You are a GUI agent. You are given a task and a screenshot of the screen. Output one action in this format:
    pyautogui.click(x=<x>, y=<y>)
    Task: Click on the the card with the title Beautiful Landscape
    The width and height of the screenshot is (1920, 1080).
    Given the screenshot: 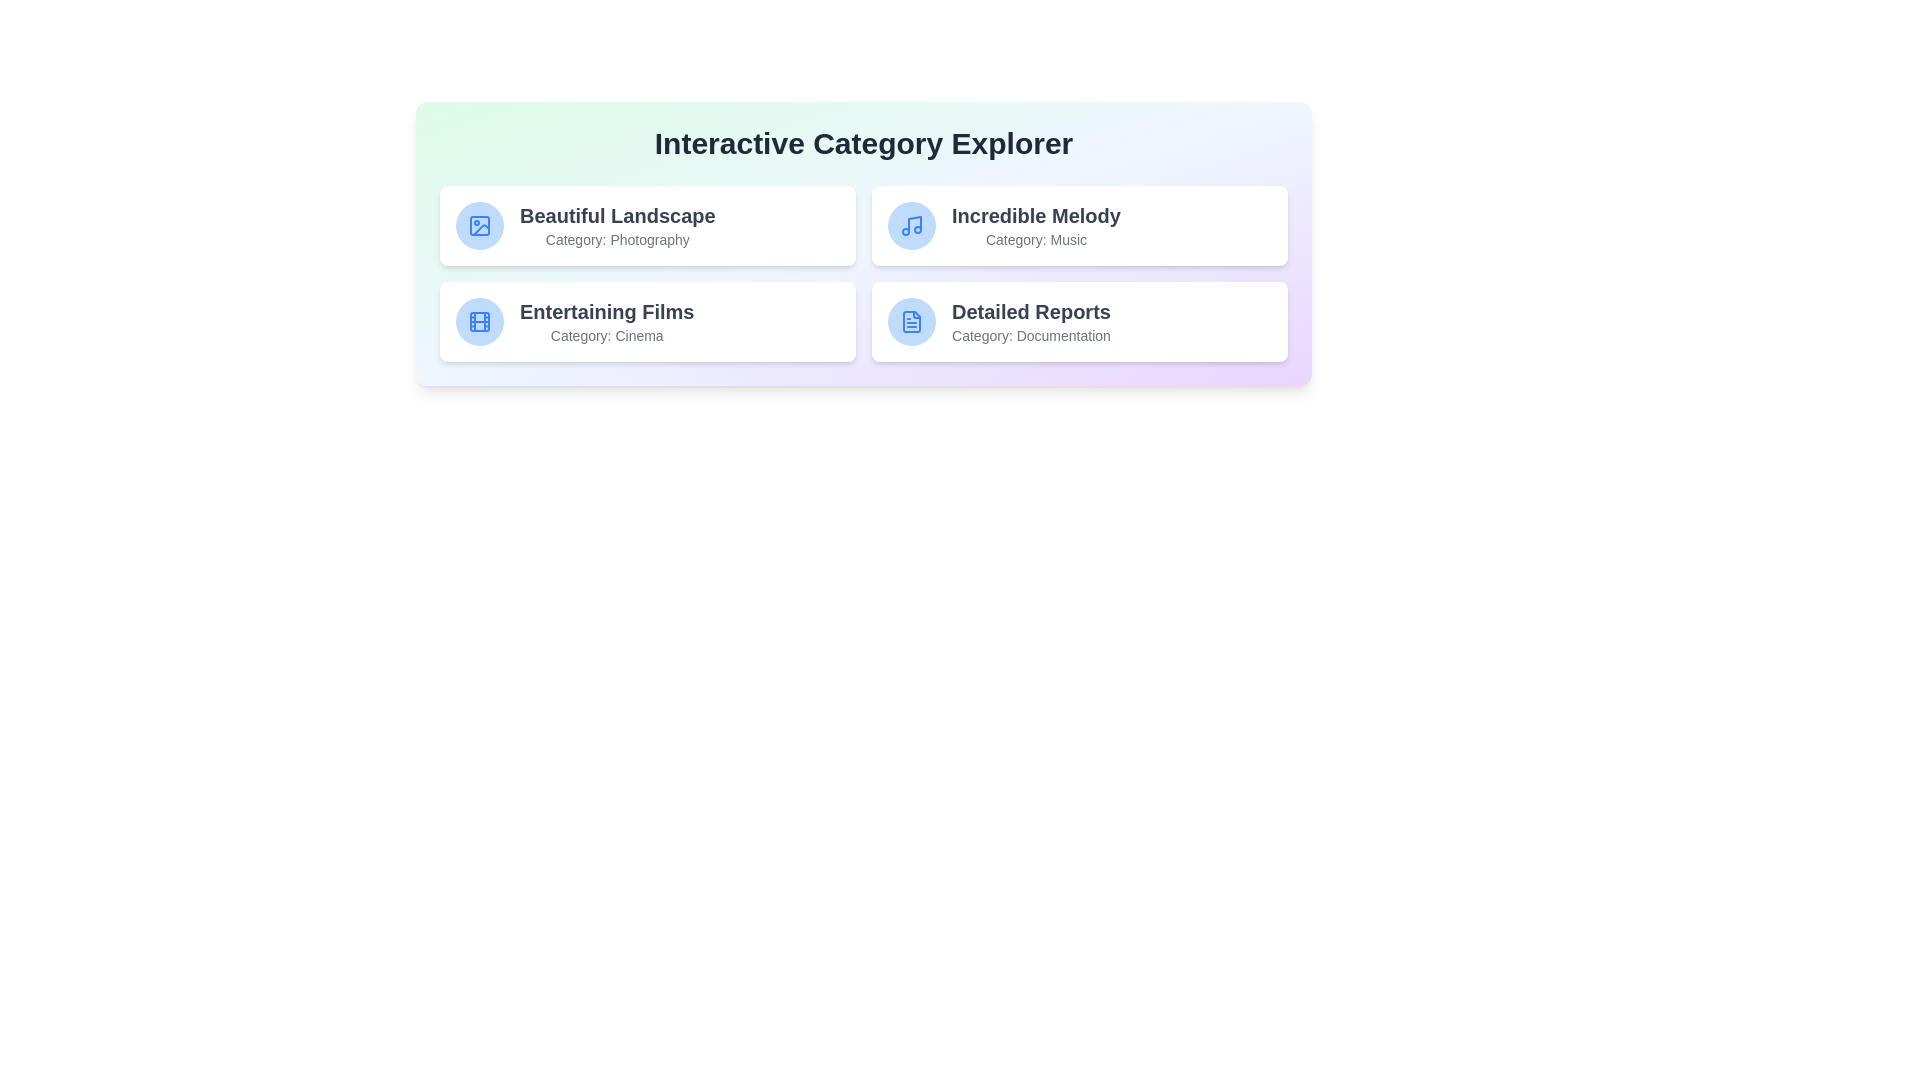 What is the action you would take?
    pyautogui.click(x=648, y=225)
    